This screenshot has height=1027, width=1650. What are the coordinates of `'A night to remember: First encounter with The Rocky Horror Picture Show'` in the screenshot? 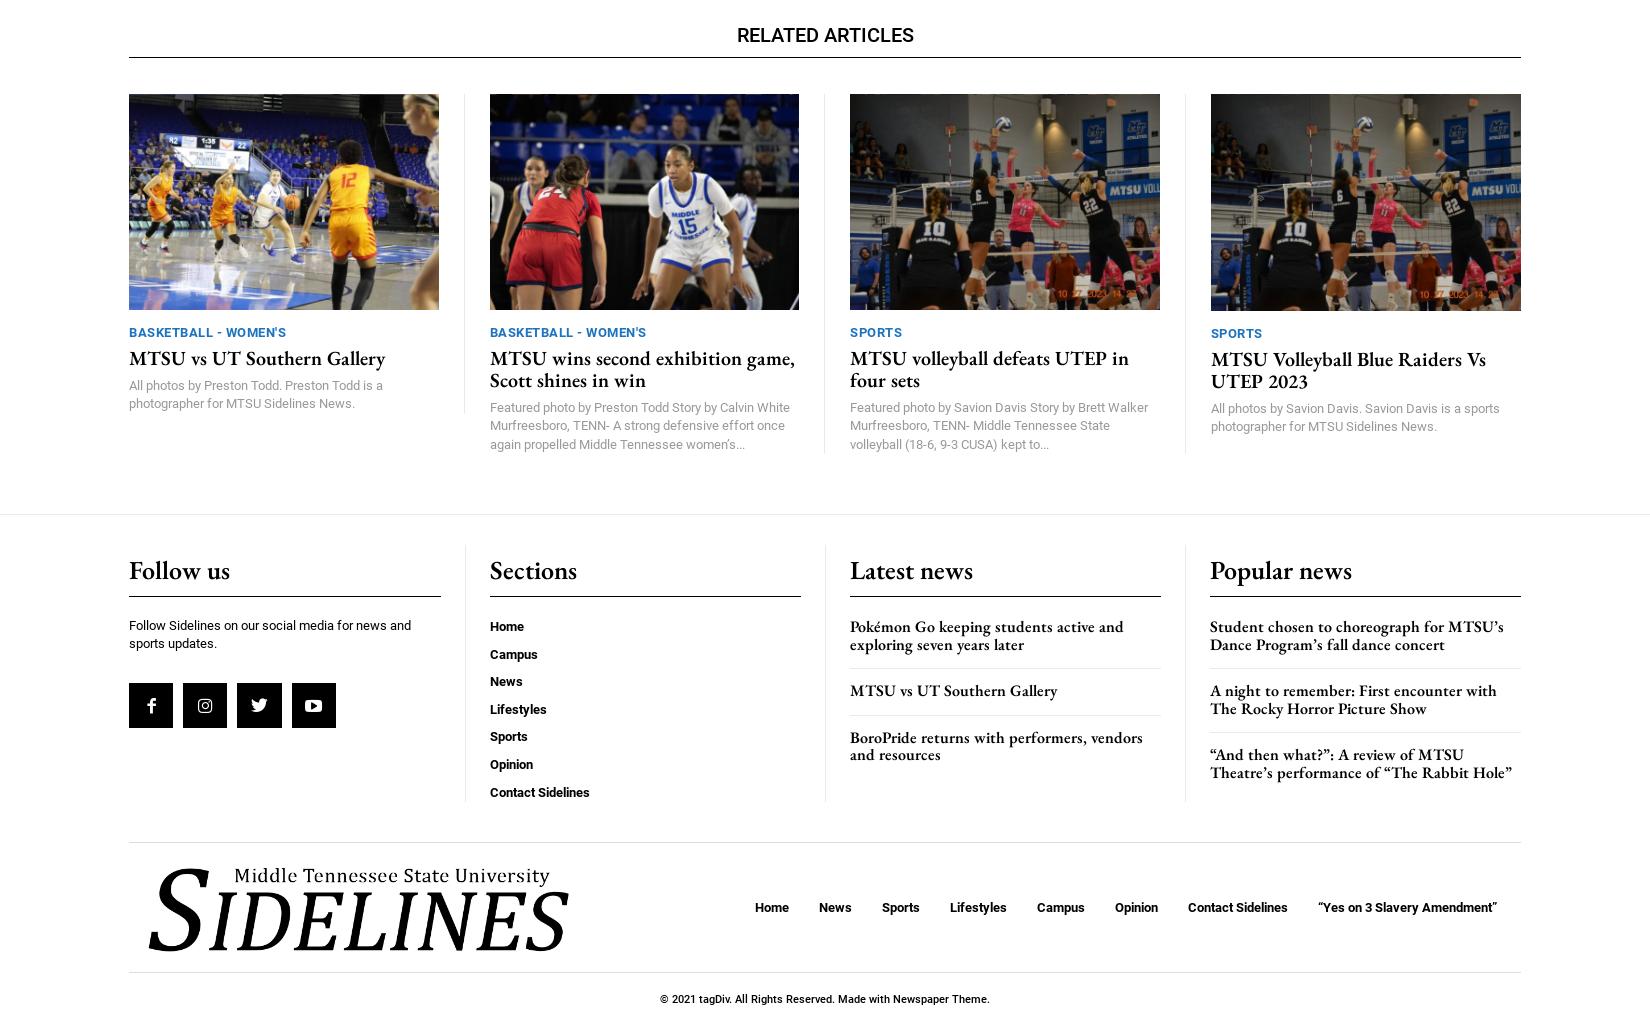 It's located at (1352, 698).